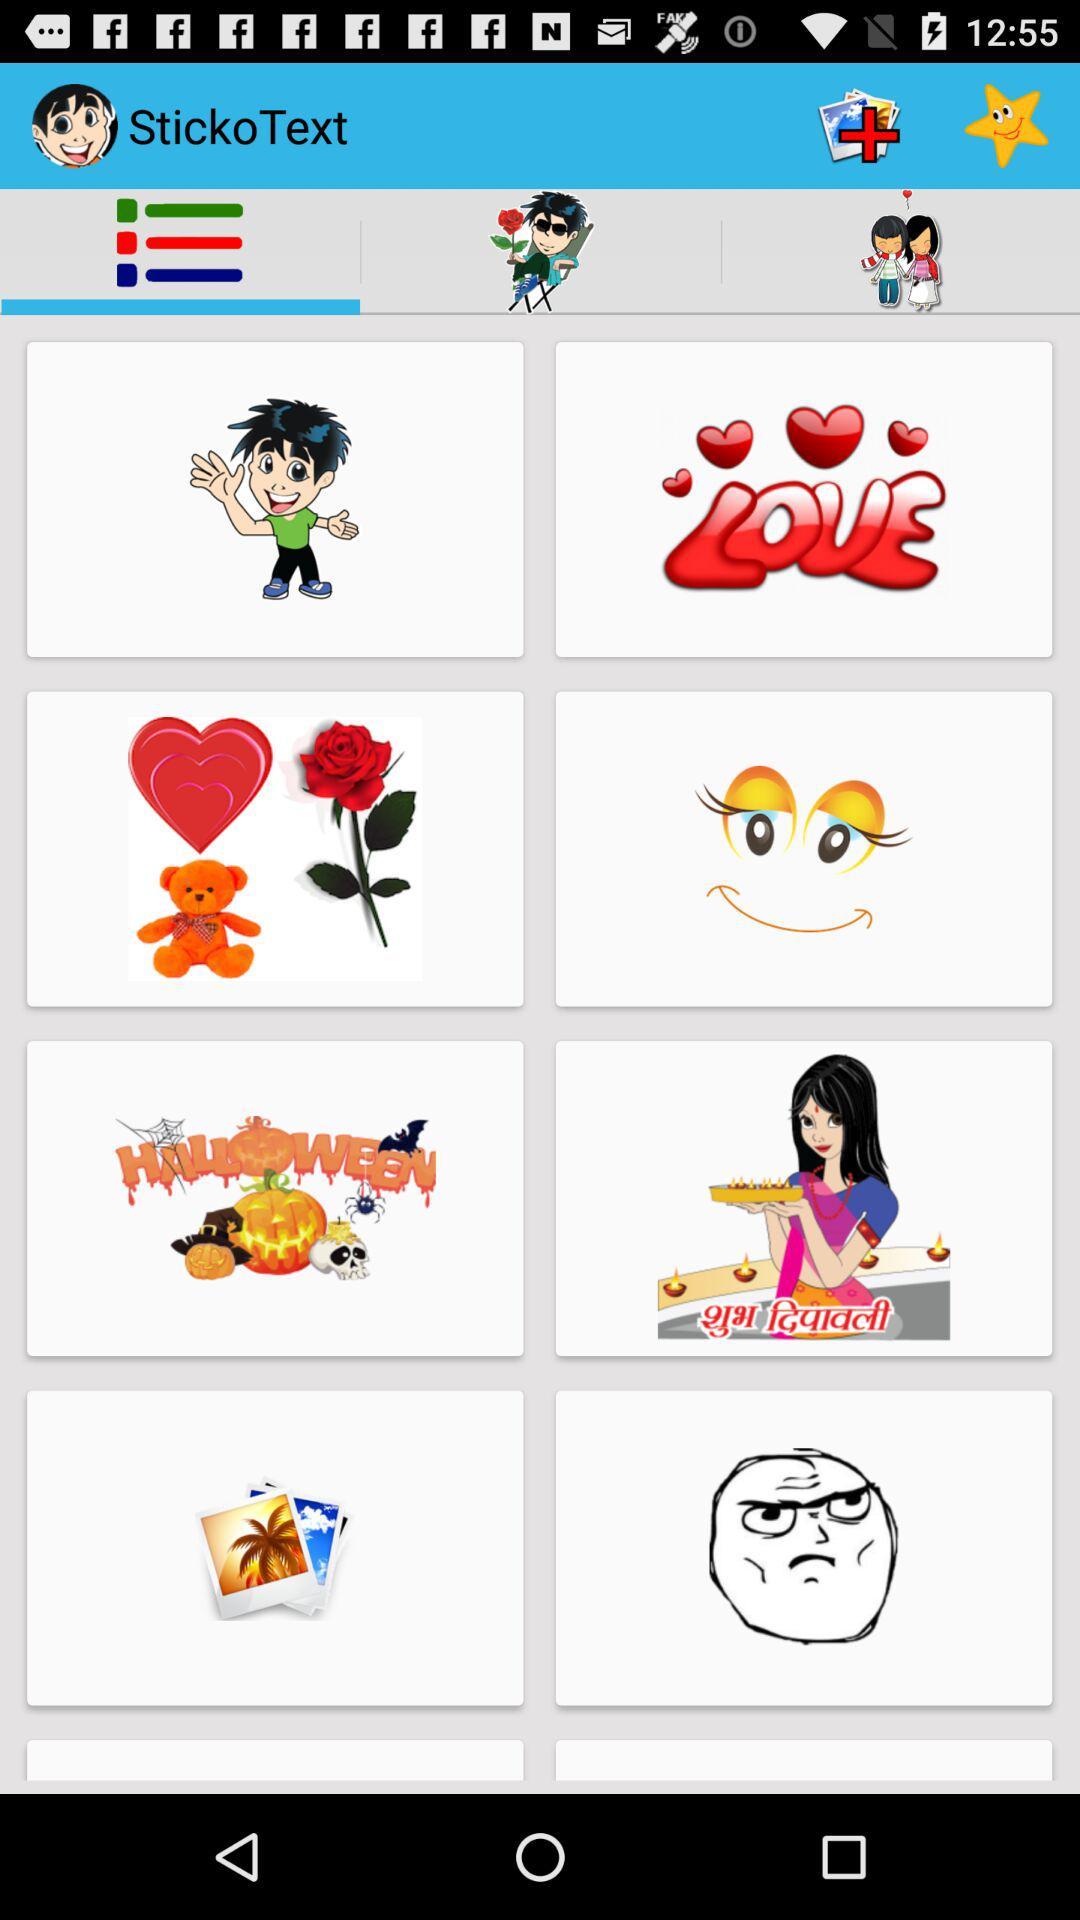  What do you see at coordinates (802, 849) in the screenshot?
I see `the image below the heart image` at bounding box center [802, 849].